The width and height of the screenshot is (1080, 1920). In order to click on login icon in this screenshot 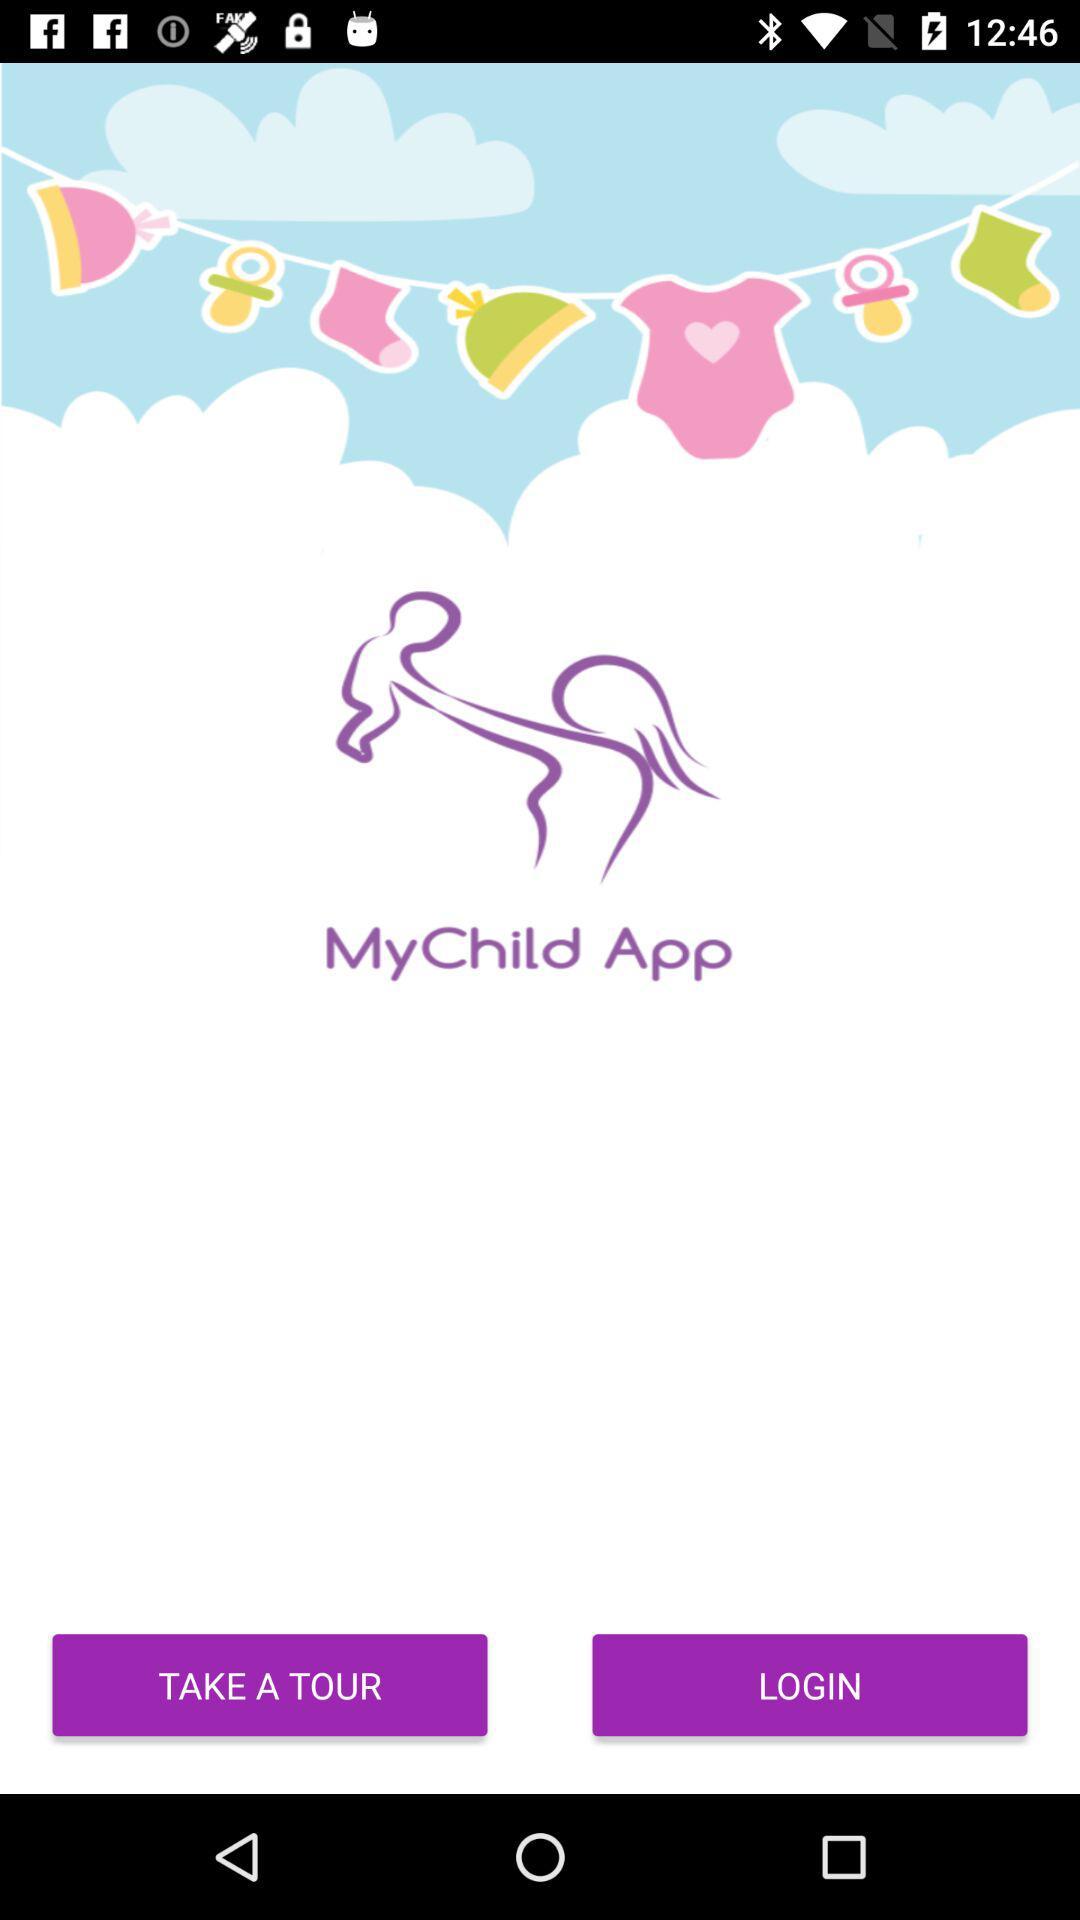, I will do `click(810, 1684)`.